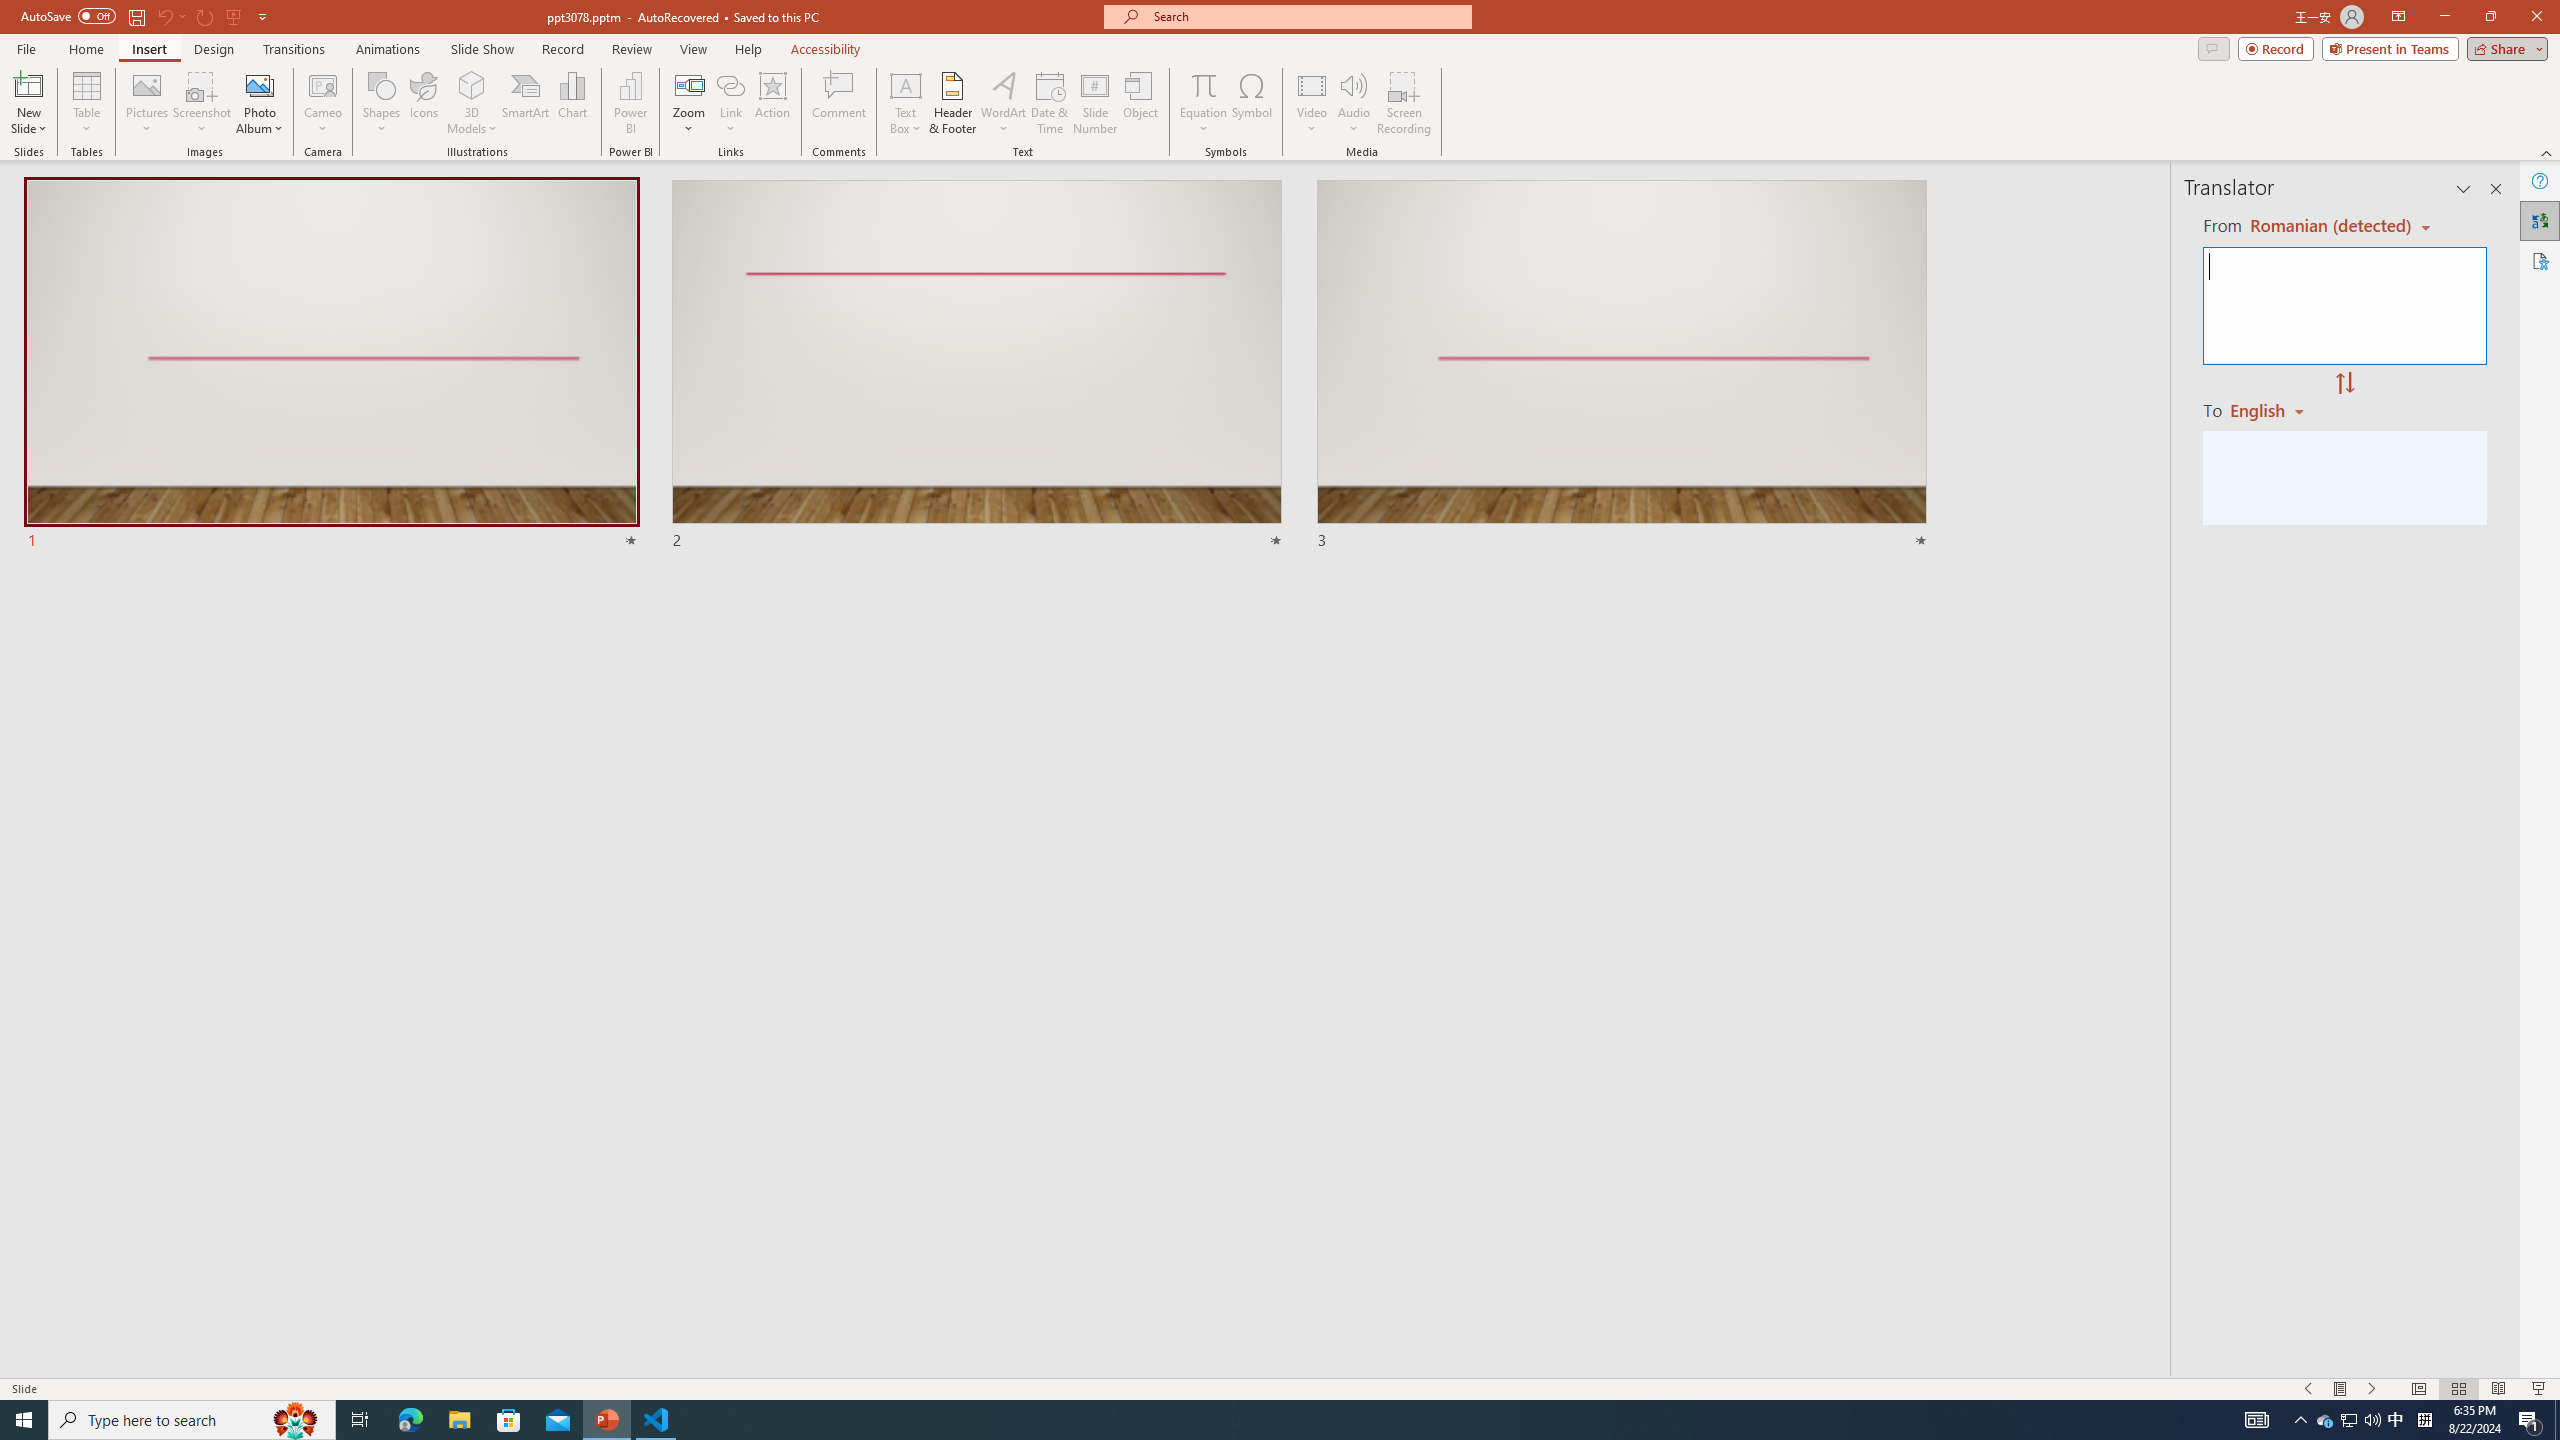 Image resolution: width=2560 pixels, height=1440 pixels. I want to click on 'Symbol...', so click(1251, 103).